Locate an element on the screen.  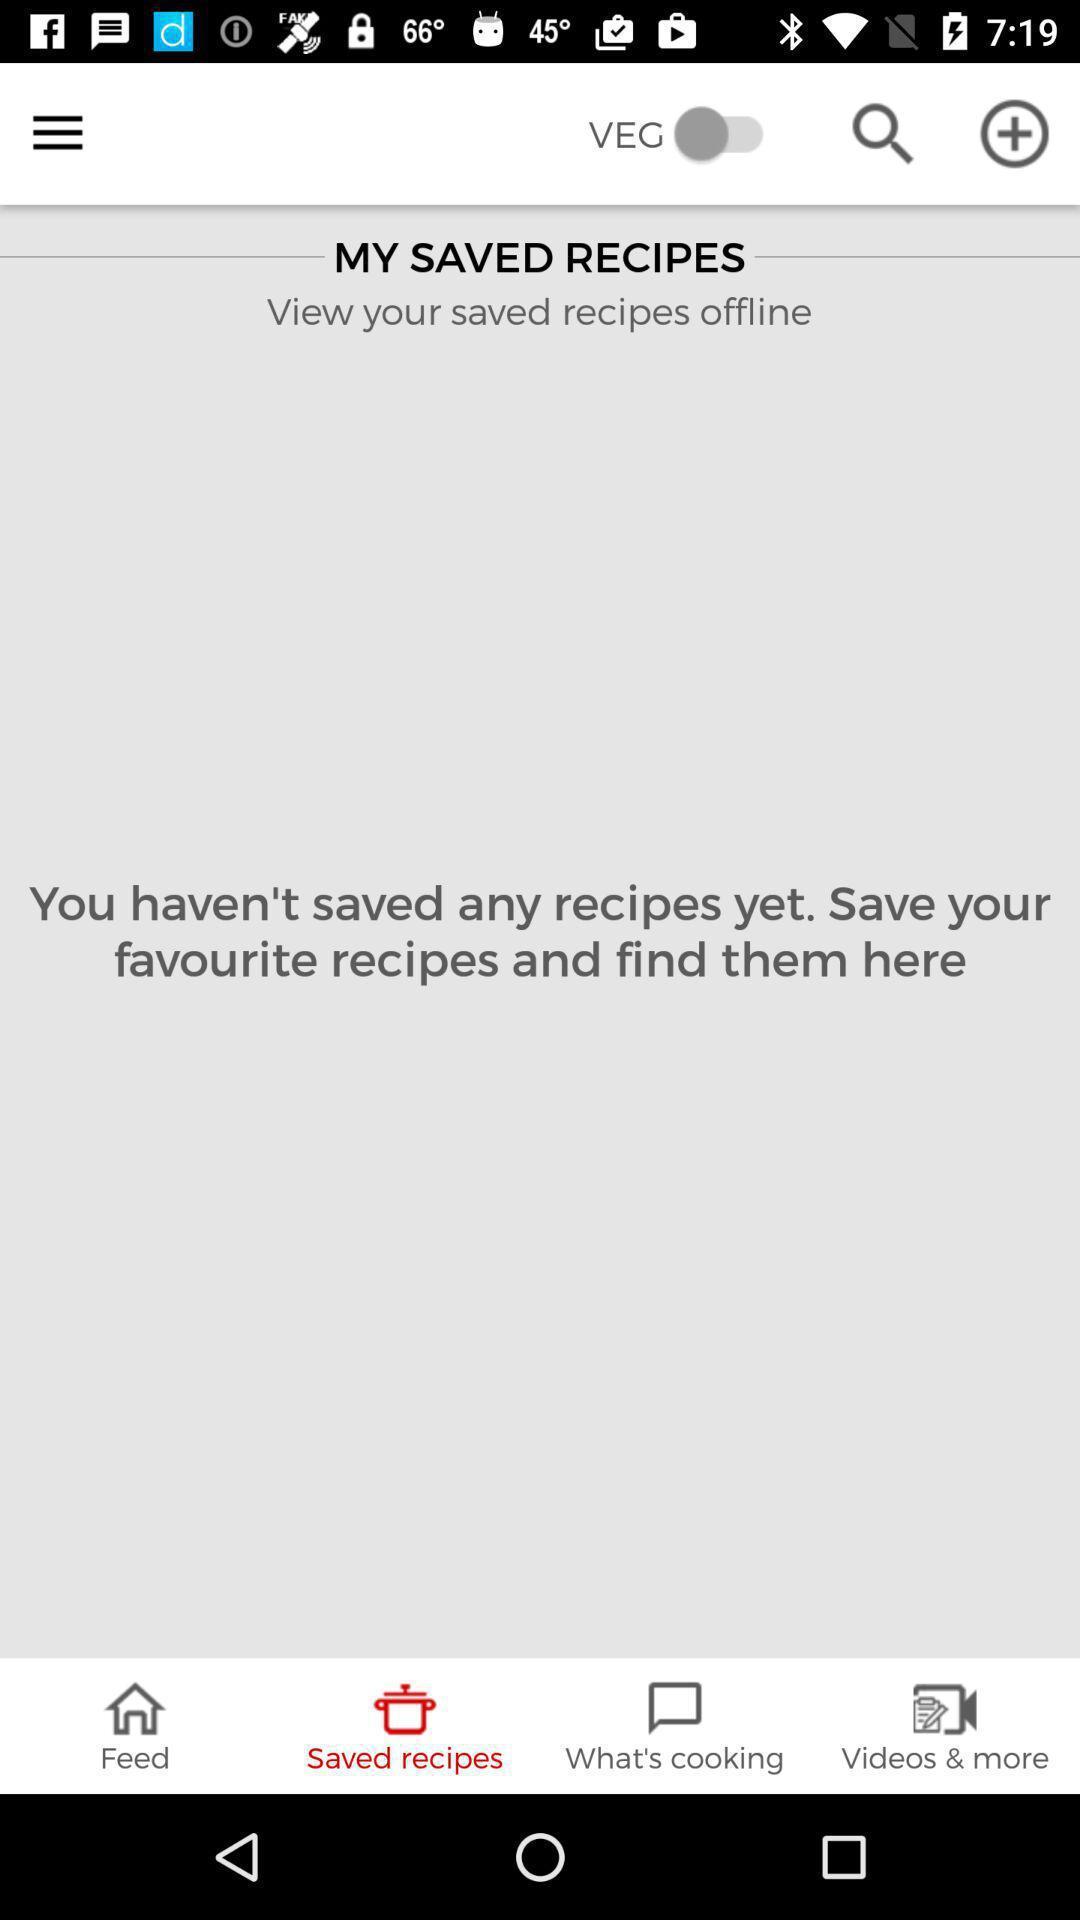
the icon next to the saved recipes item is located at coordinates (675, 1725).